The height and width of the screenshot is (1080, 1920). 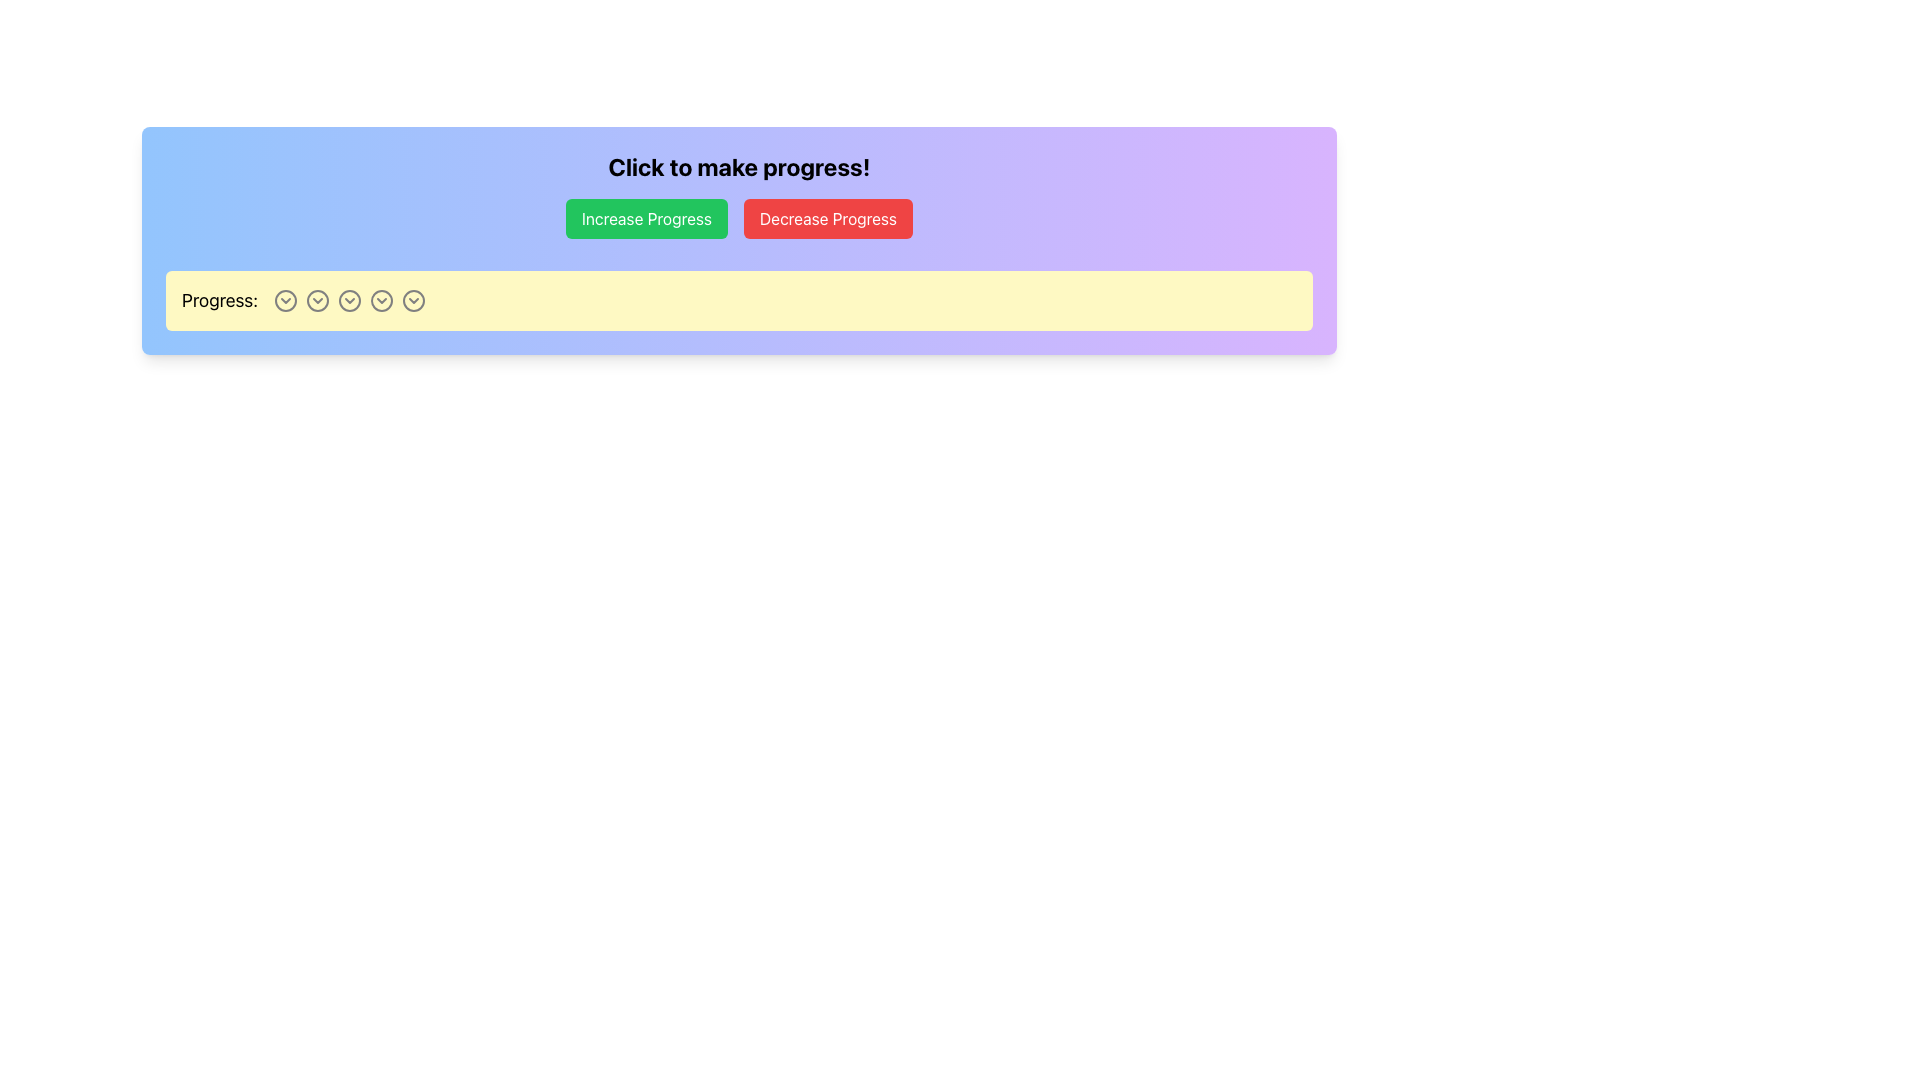 What do you see at coordinates (647, 219) in the screenshot?
I see `the 'Increase Progress' button which is a rectangular button with a green background and white text, located near the top-center of the layout, to the left of the 'Decrease Progress' button` at bounding box center [647, 219].